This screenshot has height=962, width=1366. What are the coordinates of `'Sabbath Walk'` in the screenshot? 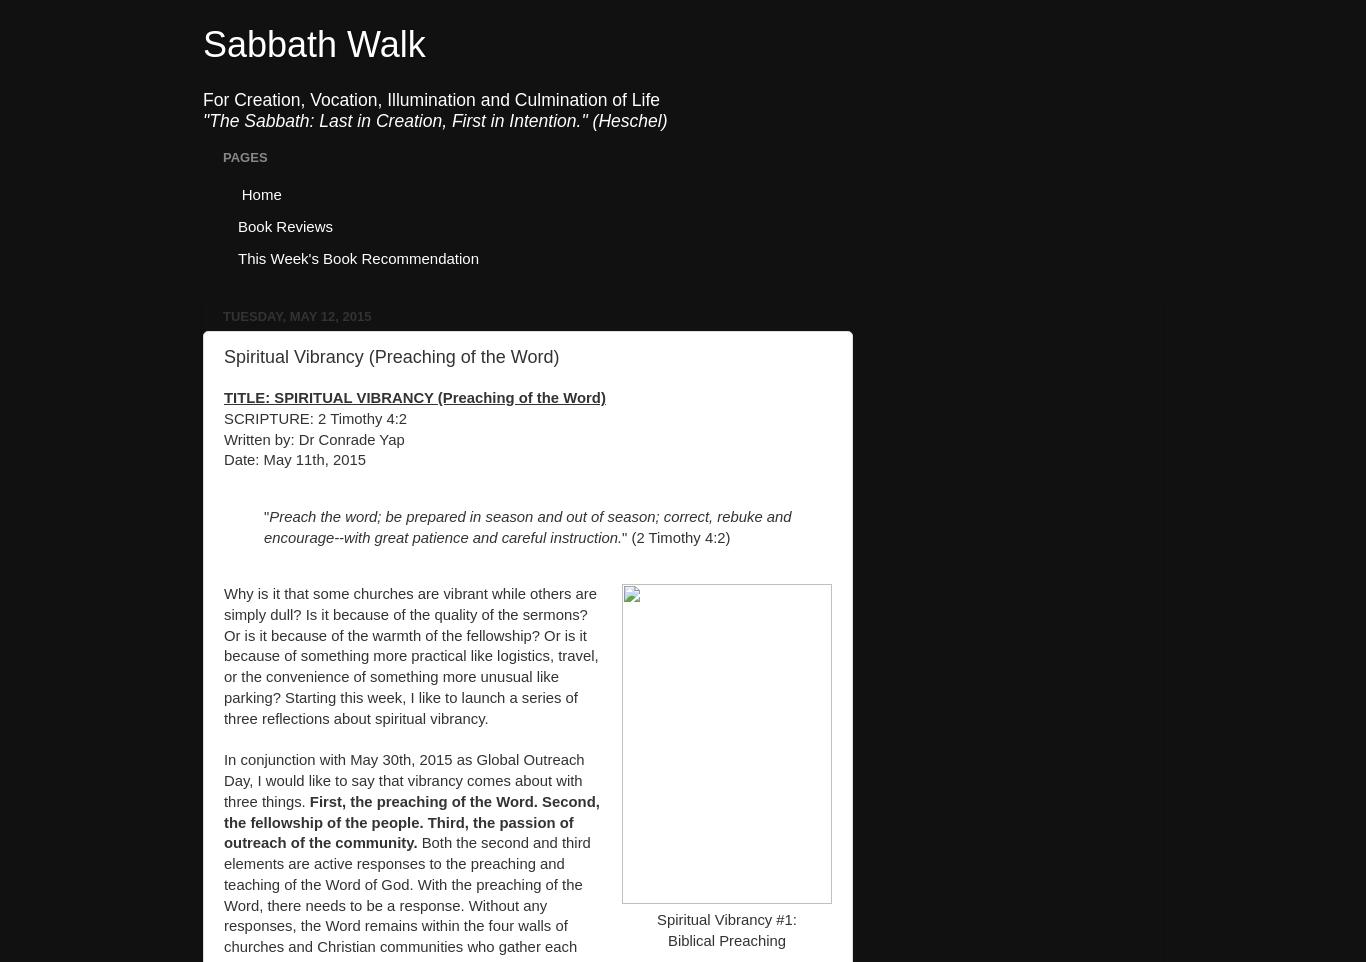 It's located at (314, 43).